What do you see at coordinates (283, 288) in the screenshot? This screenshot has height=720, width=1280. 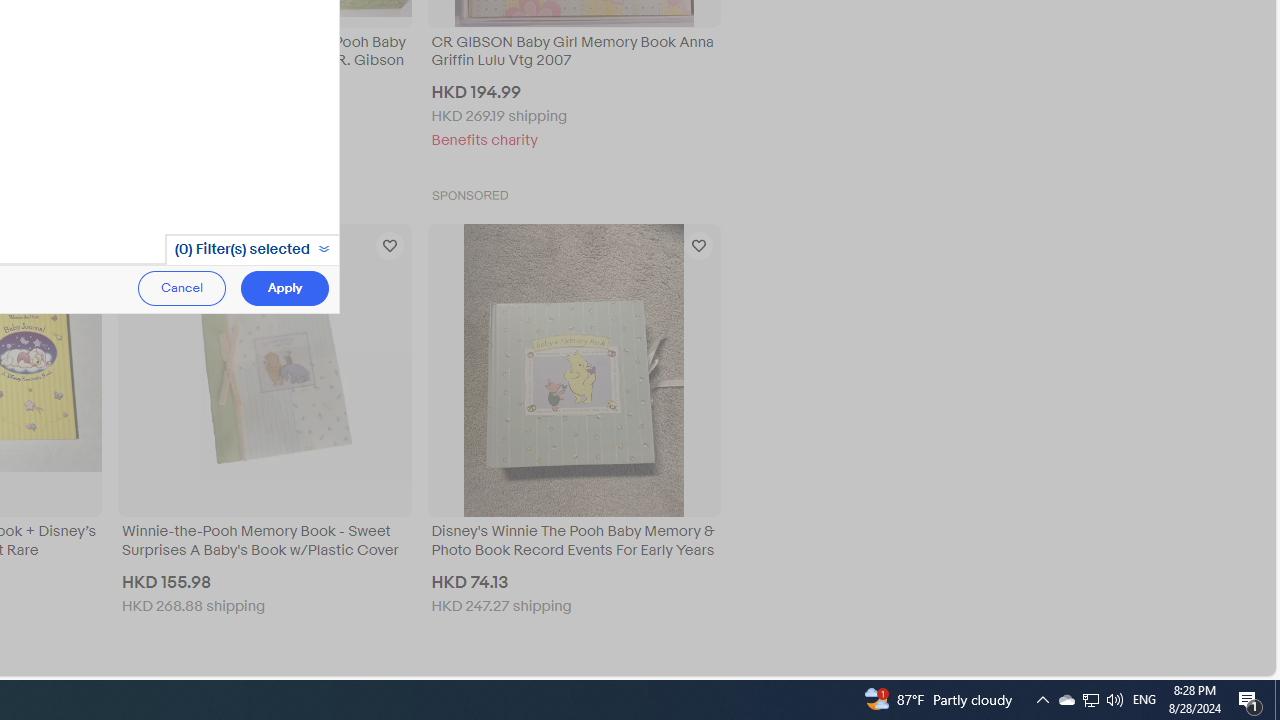 I see `'Apply'` at bounding box center [283, 288].